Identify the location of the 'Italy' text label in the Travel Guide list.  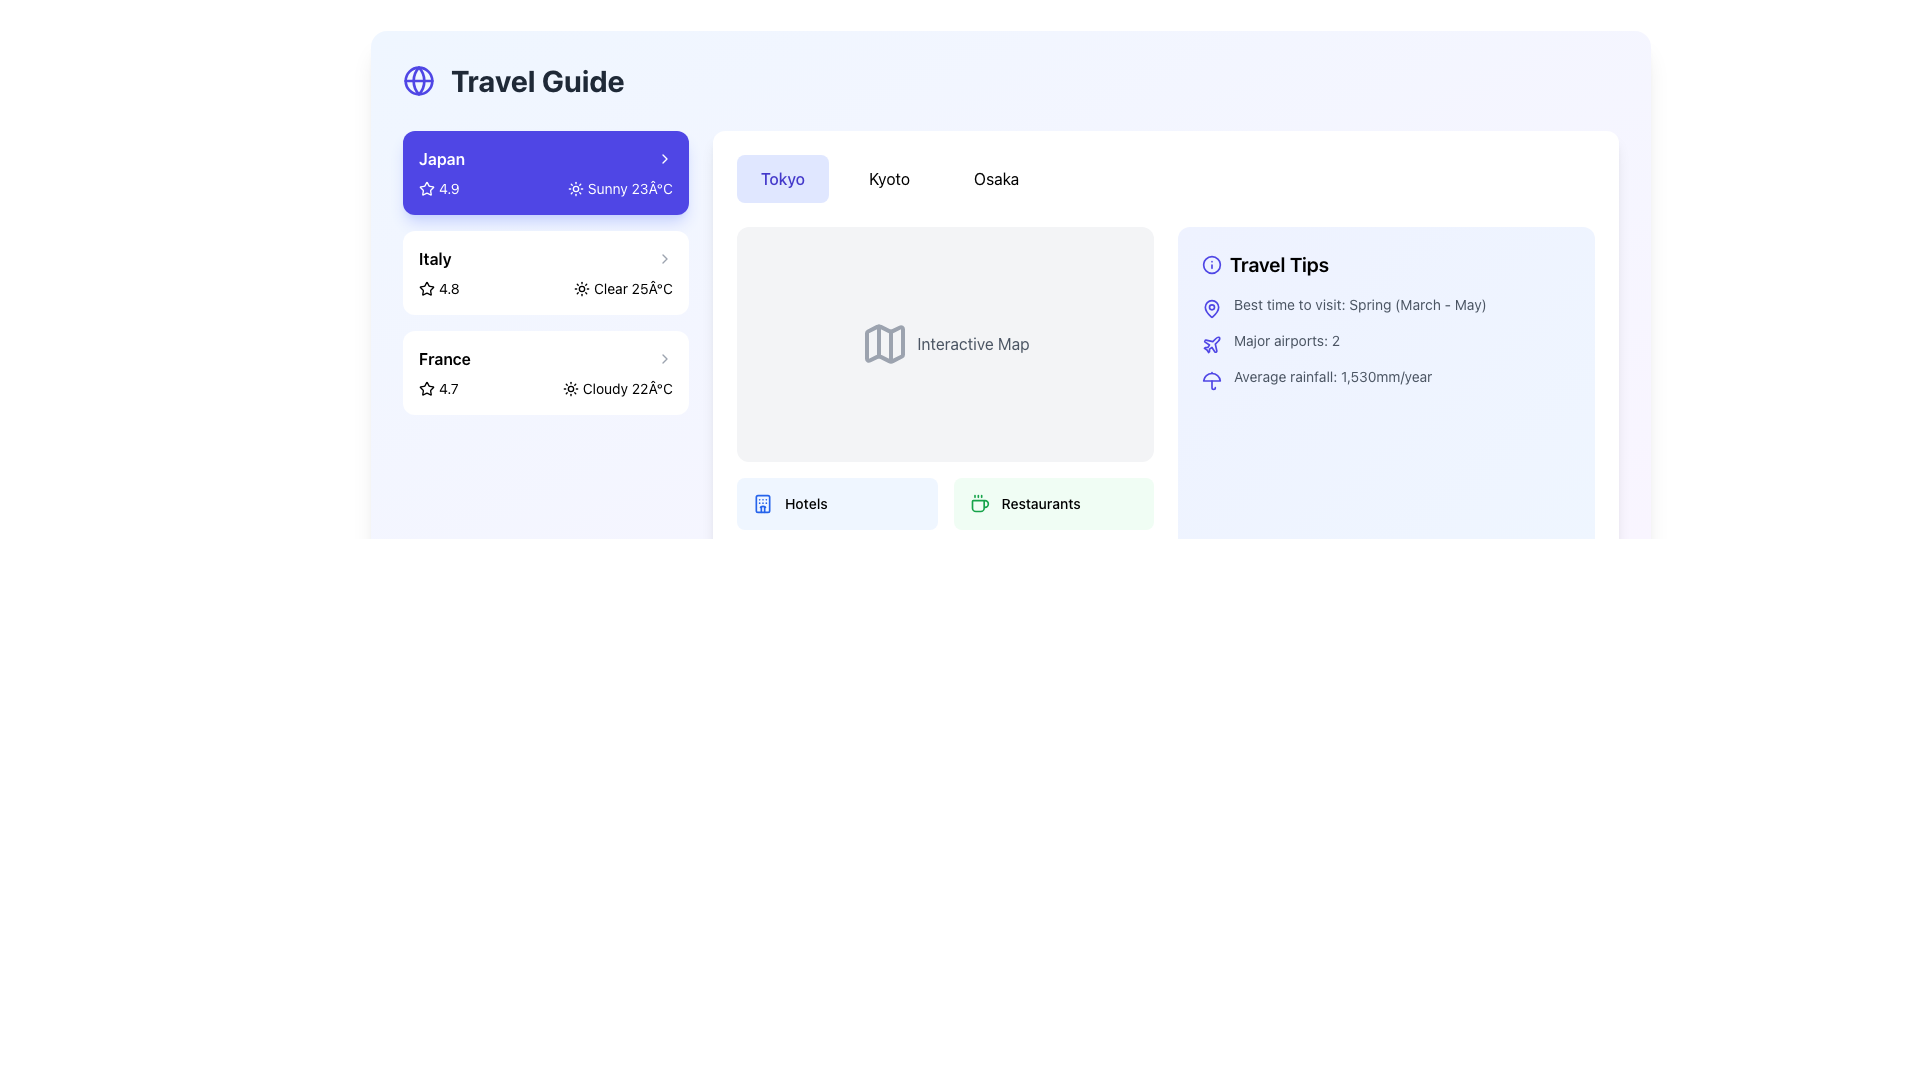
(434, 257).